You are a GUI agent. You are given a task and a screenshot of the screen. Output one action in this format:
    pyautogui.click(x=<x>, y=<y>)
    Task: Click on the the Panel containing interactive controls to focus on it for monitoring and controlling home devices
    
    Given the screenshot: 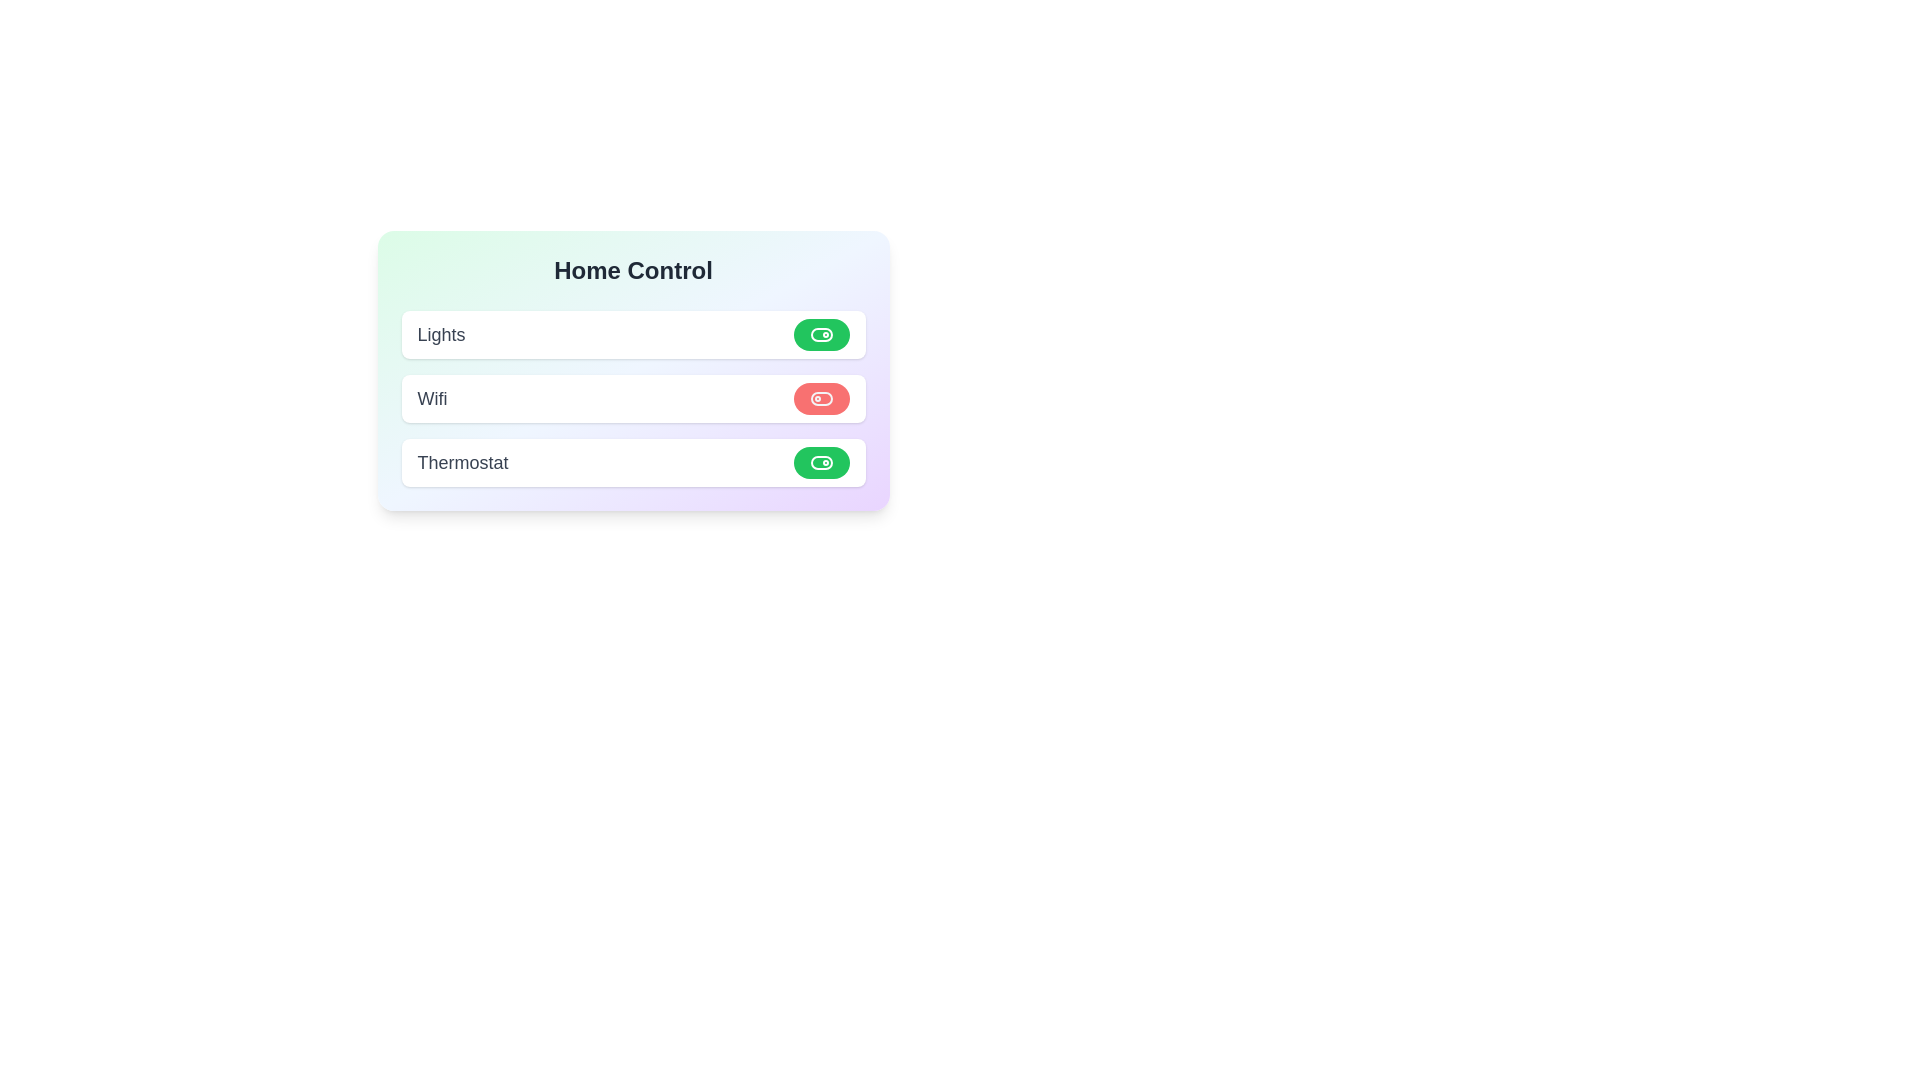 What is the action you would take?
    pyautogui.click(x=632, y=370)
    